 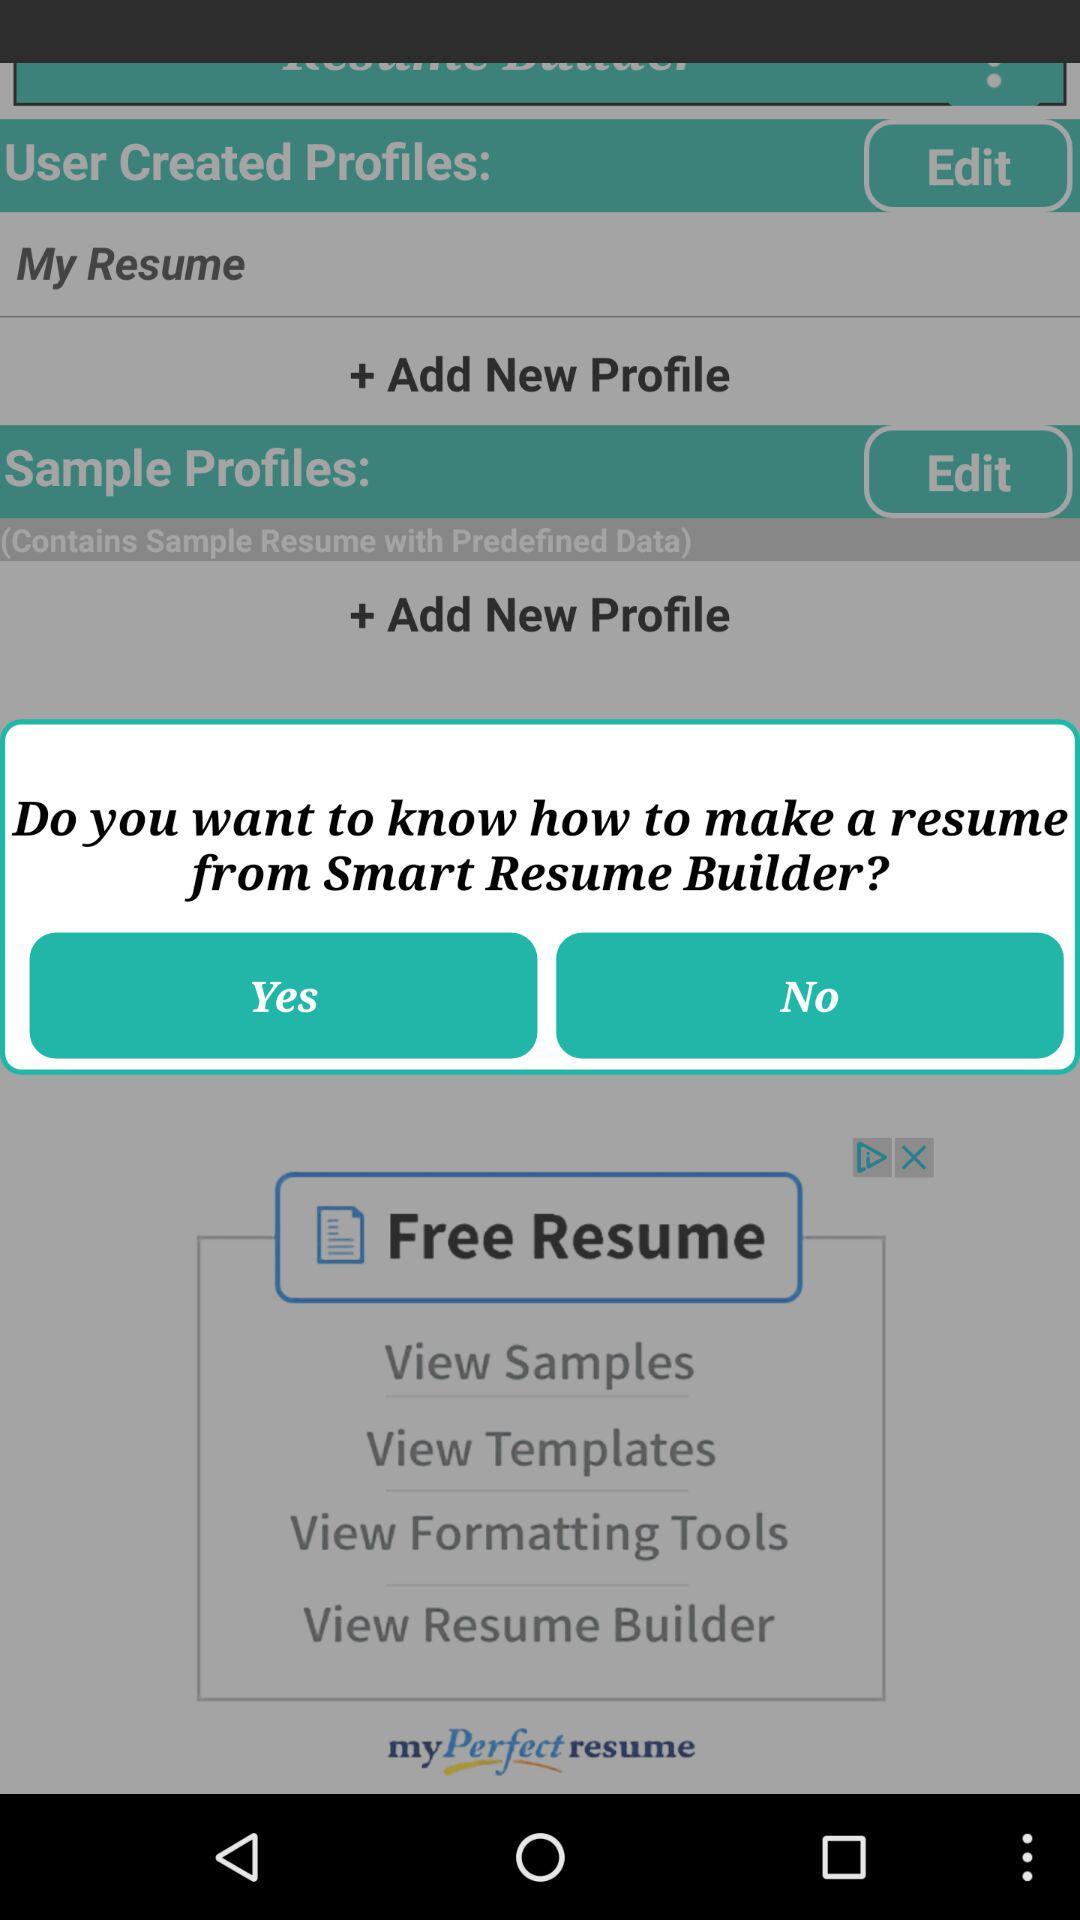 What do you see at coordinates (810, 995) in the screenshot?
I see `the no` at bounding box center [810, 995].